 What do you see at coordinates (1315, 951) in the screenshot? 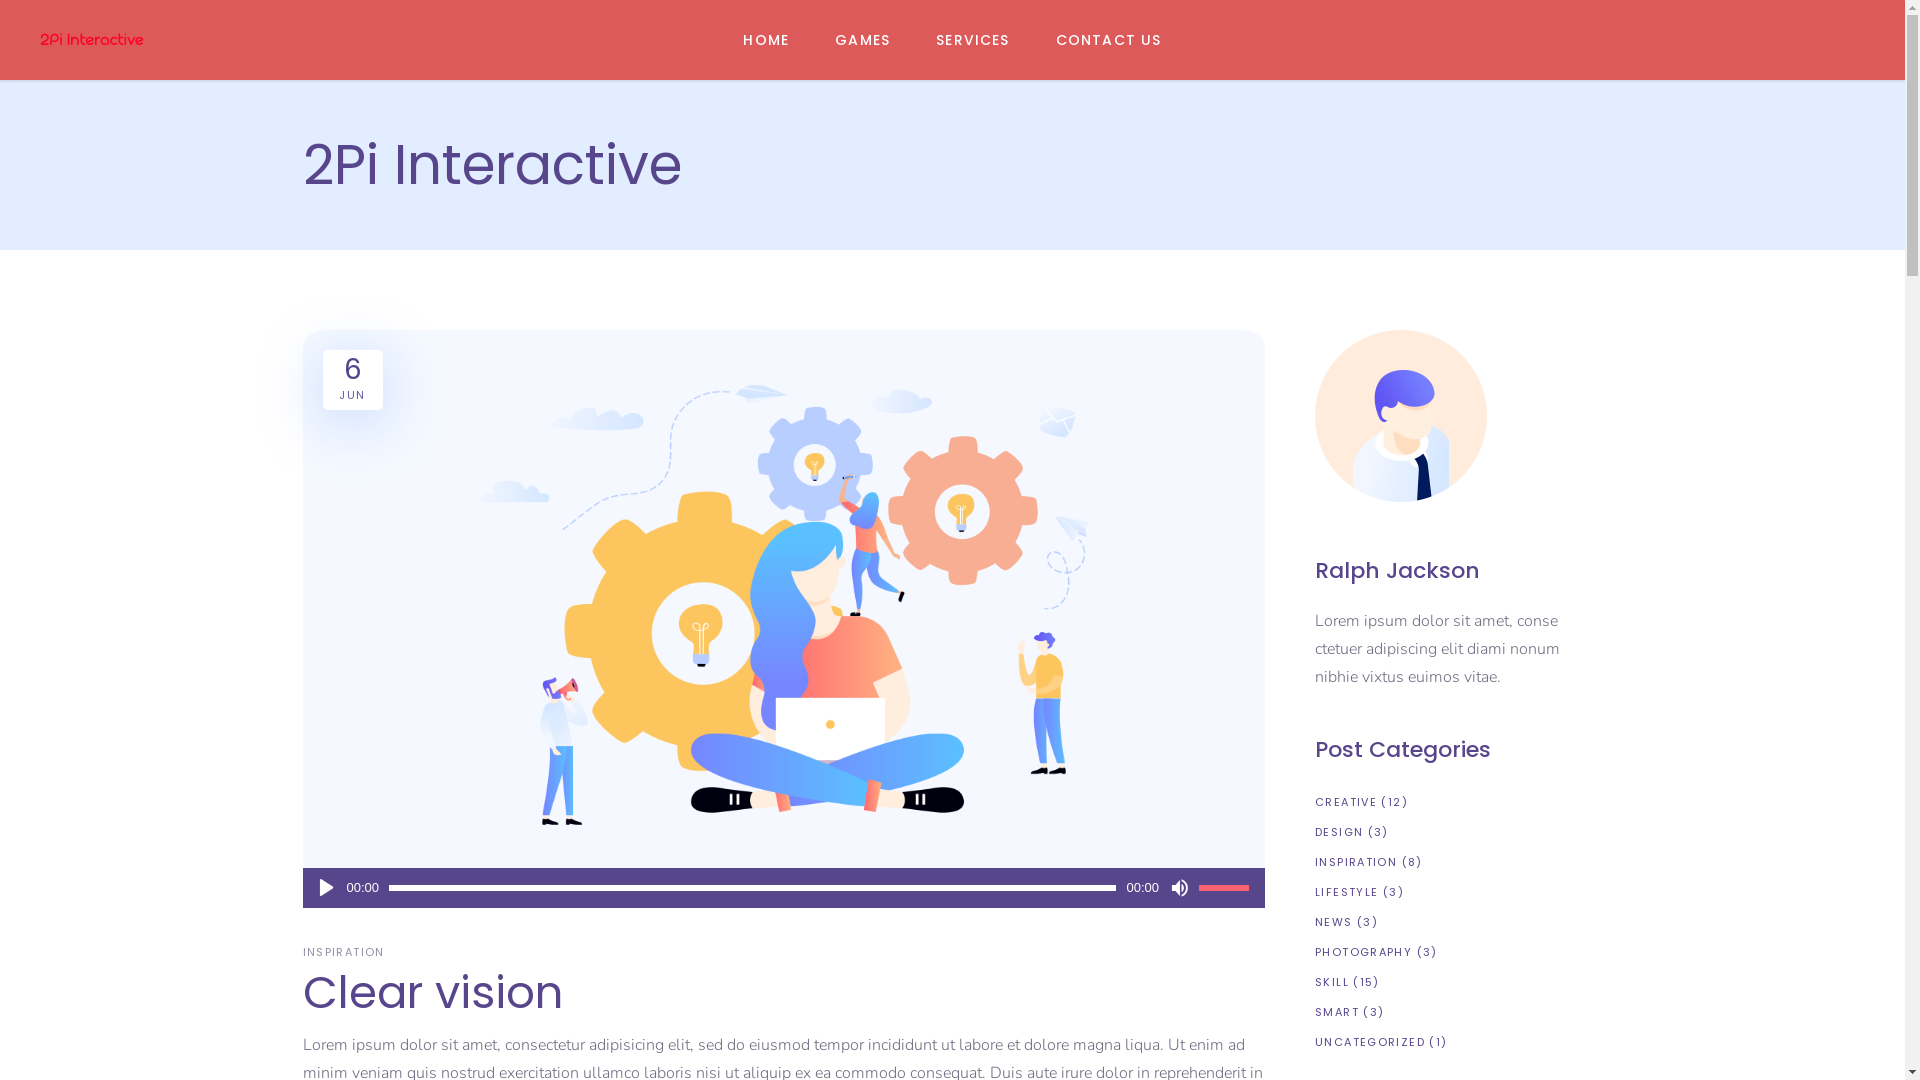
I see `'PHOTOGRAPHY'` at bounding box center [1315, 951].